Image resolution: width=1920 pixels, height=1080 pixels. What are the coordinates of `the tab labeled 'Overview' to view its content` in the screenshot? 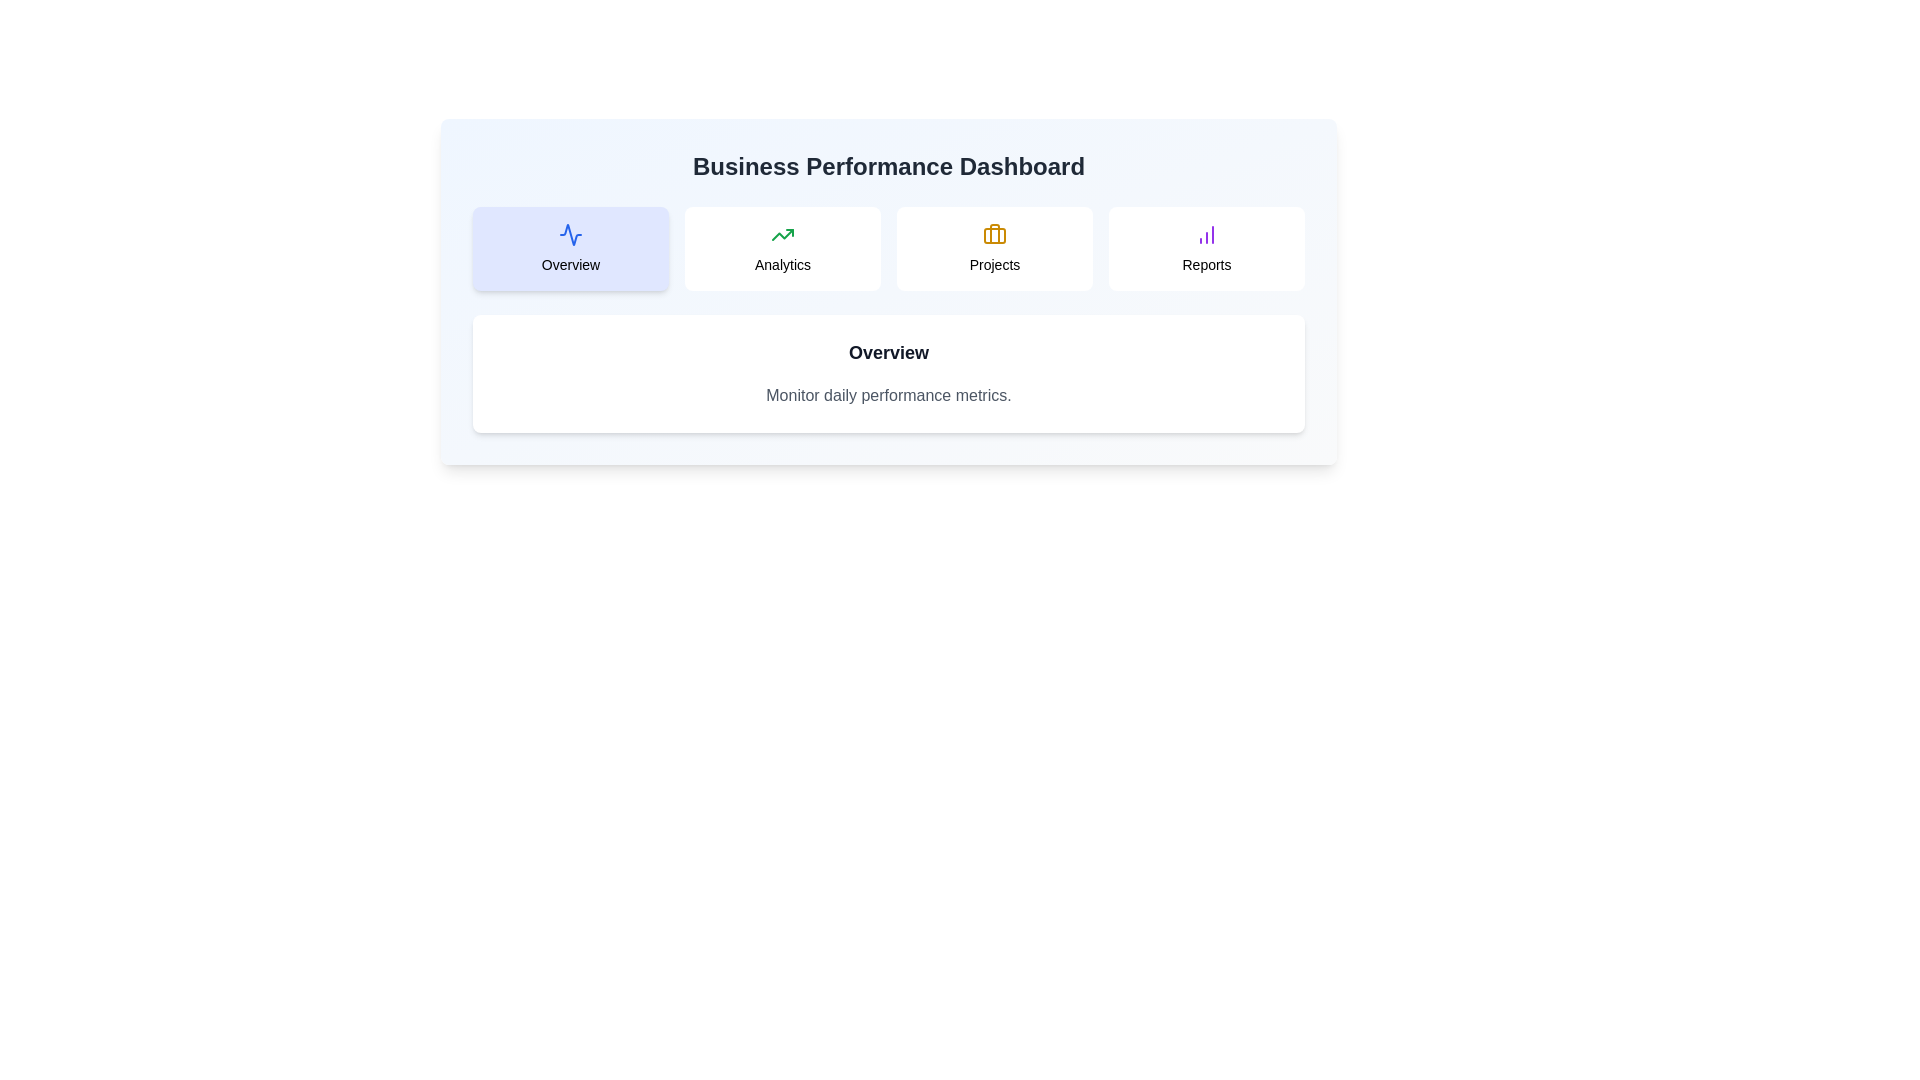 It's located at (570, 248).